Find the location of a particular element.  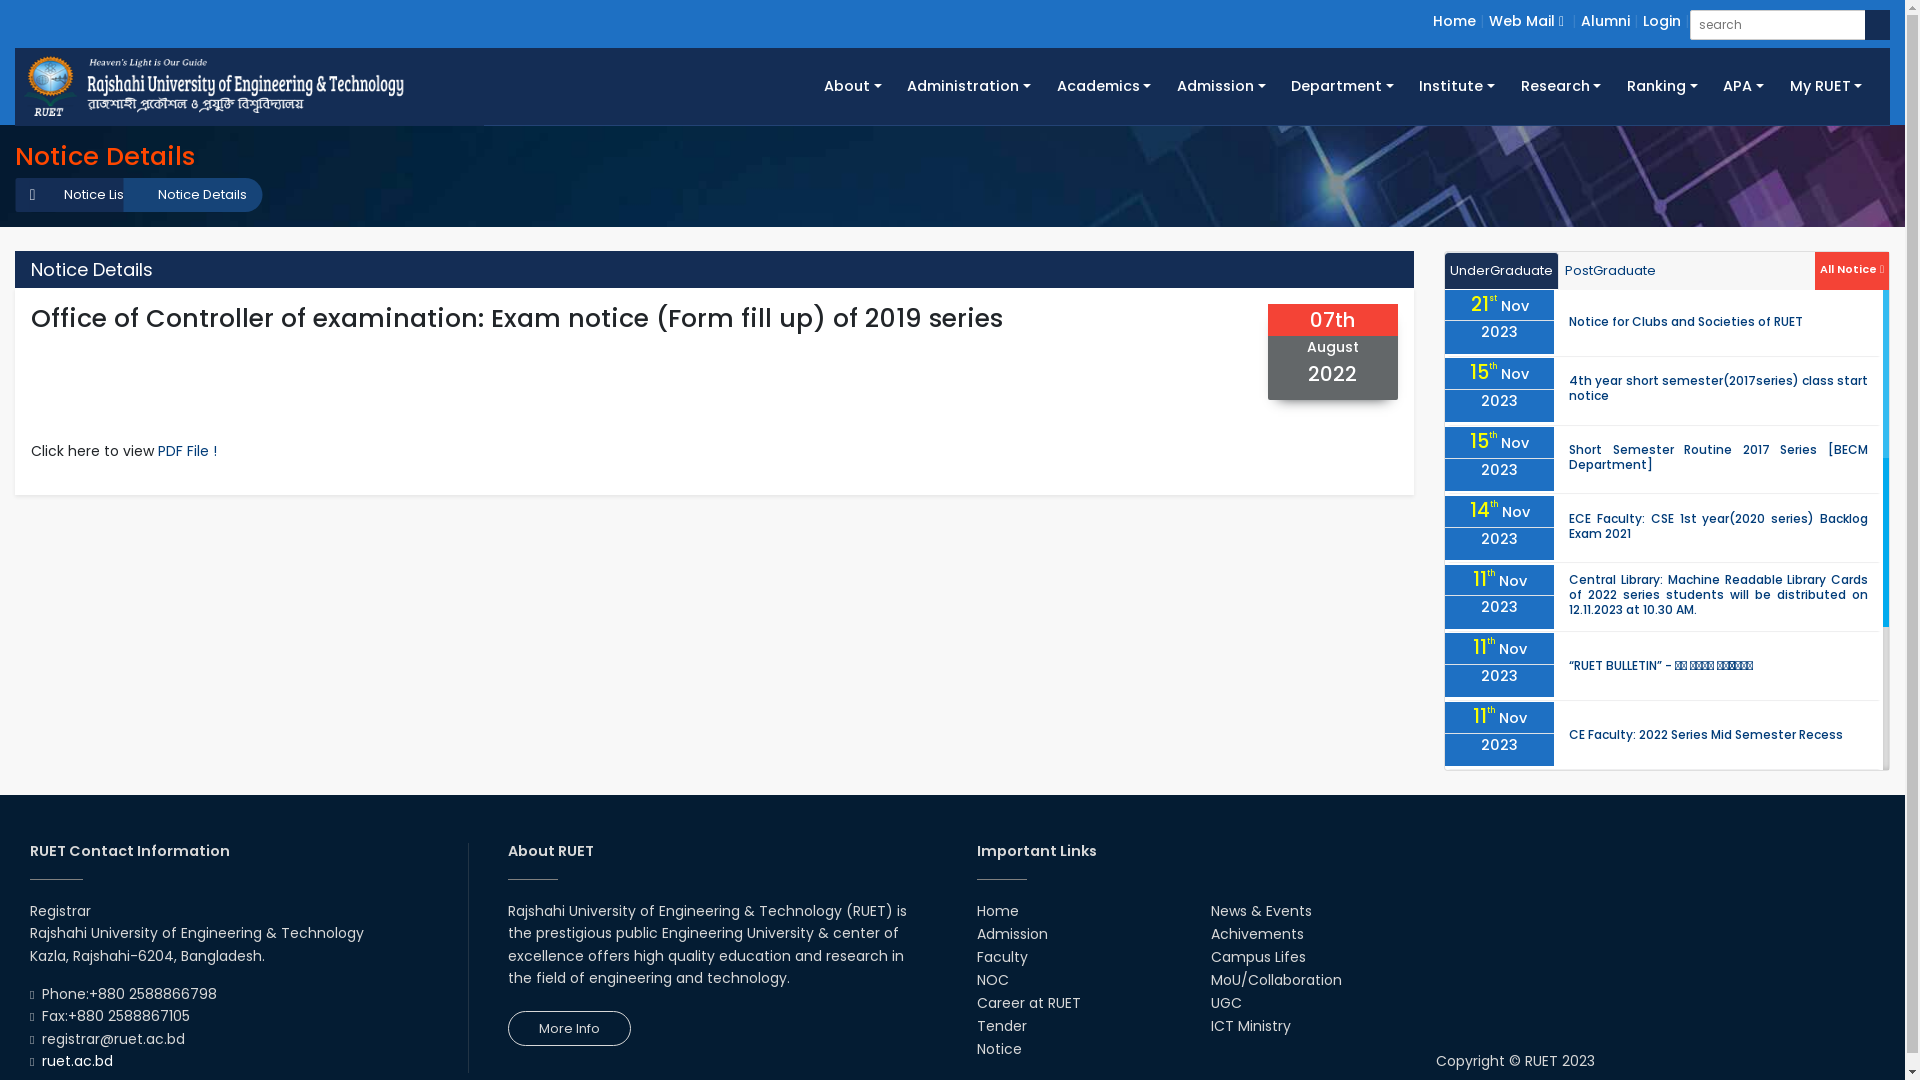

'CE Faculty: 2022 Series Mid Semester Recess' is located at coordinates (1704, 734).